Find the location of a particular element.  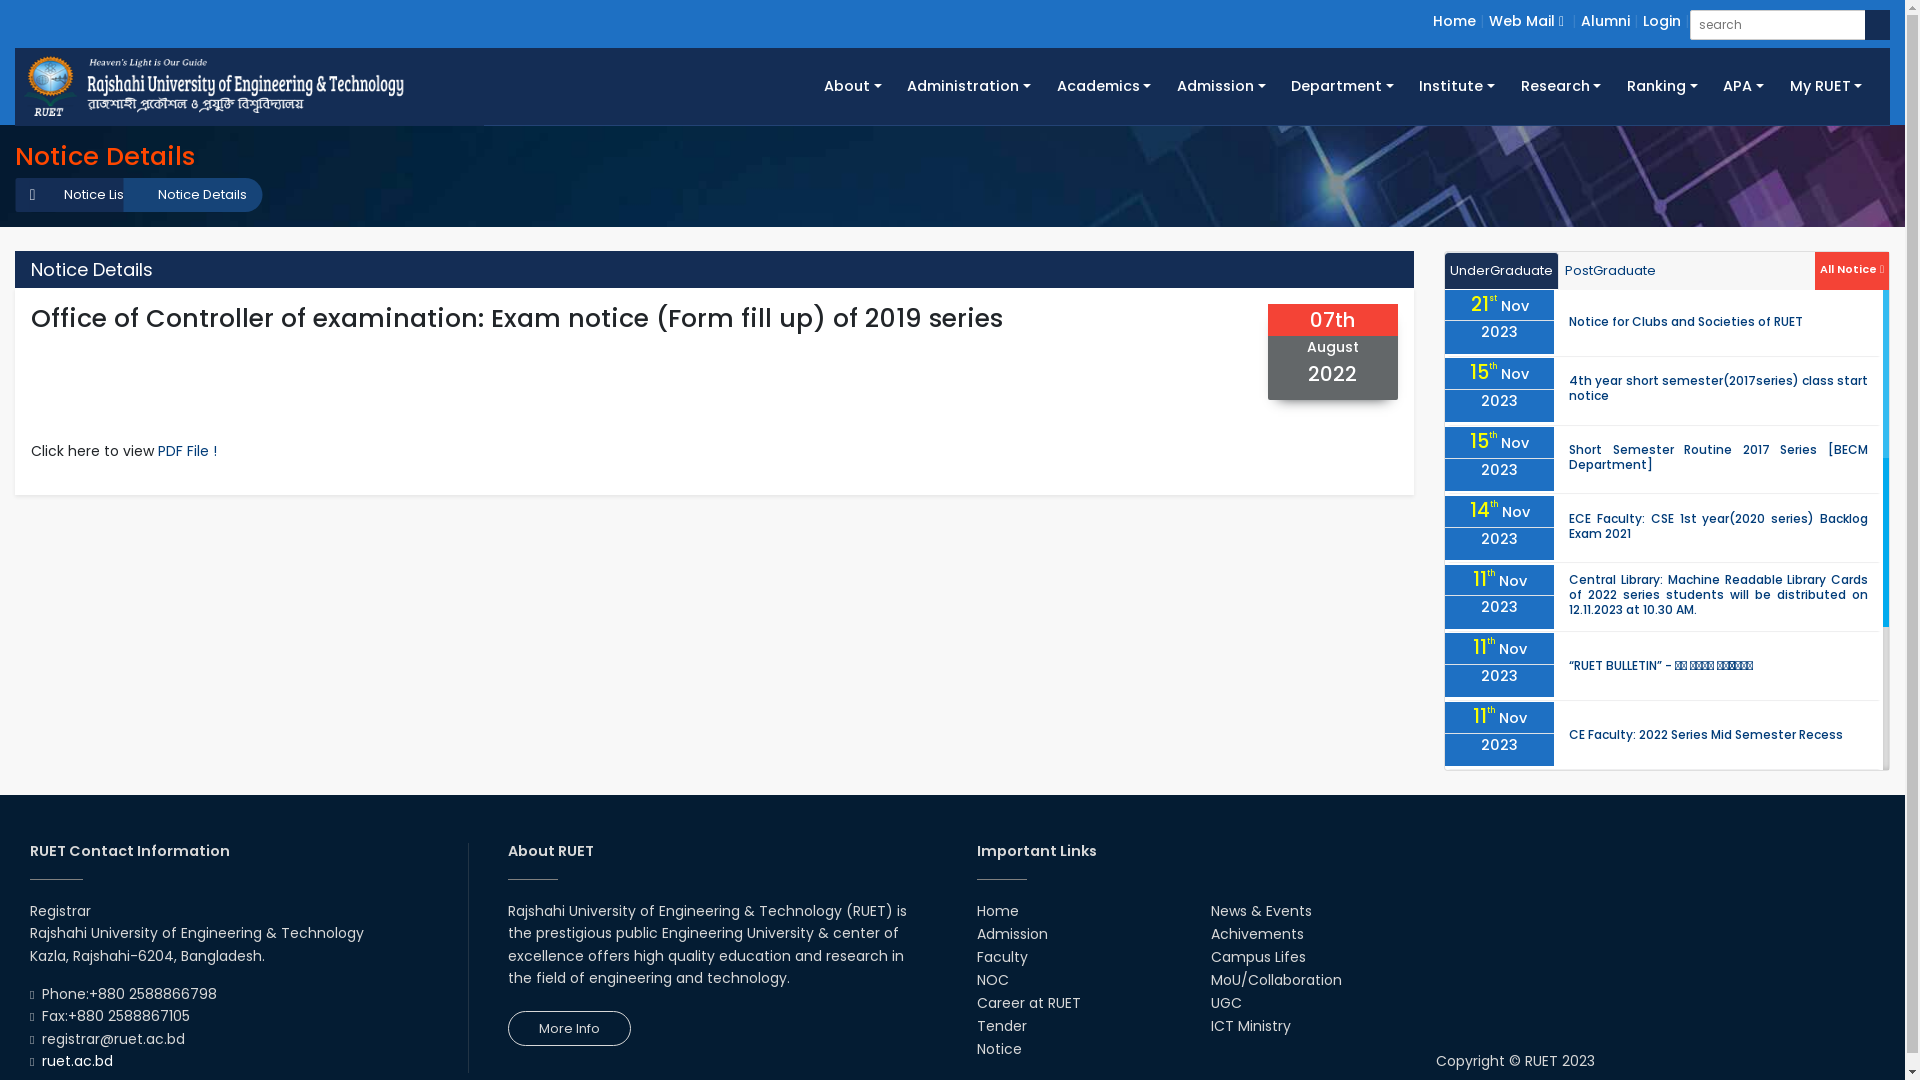

'CE Faculty: 2022 Series Mid Semester Recess' is located at coordinates (1704, 734).